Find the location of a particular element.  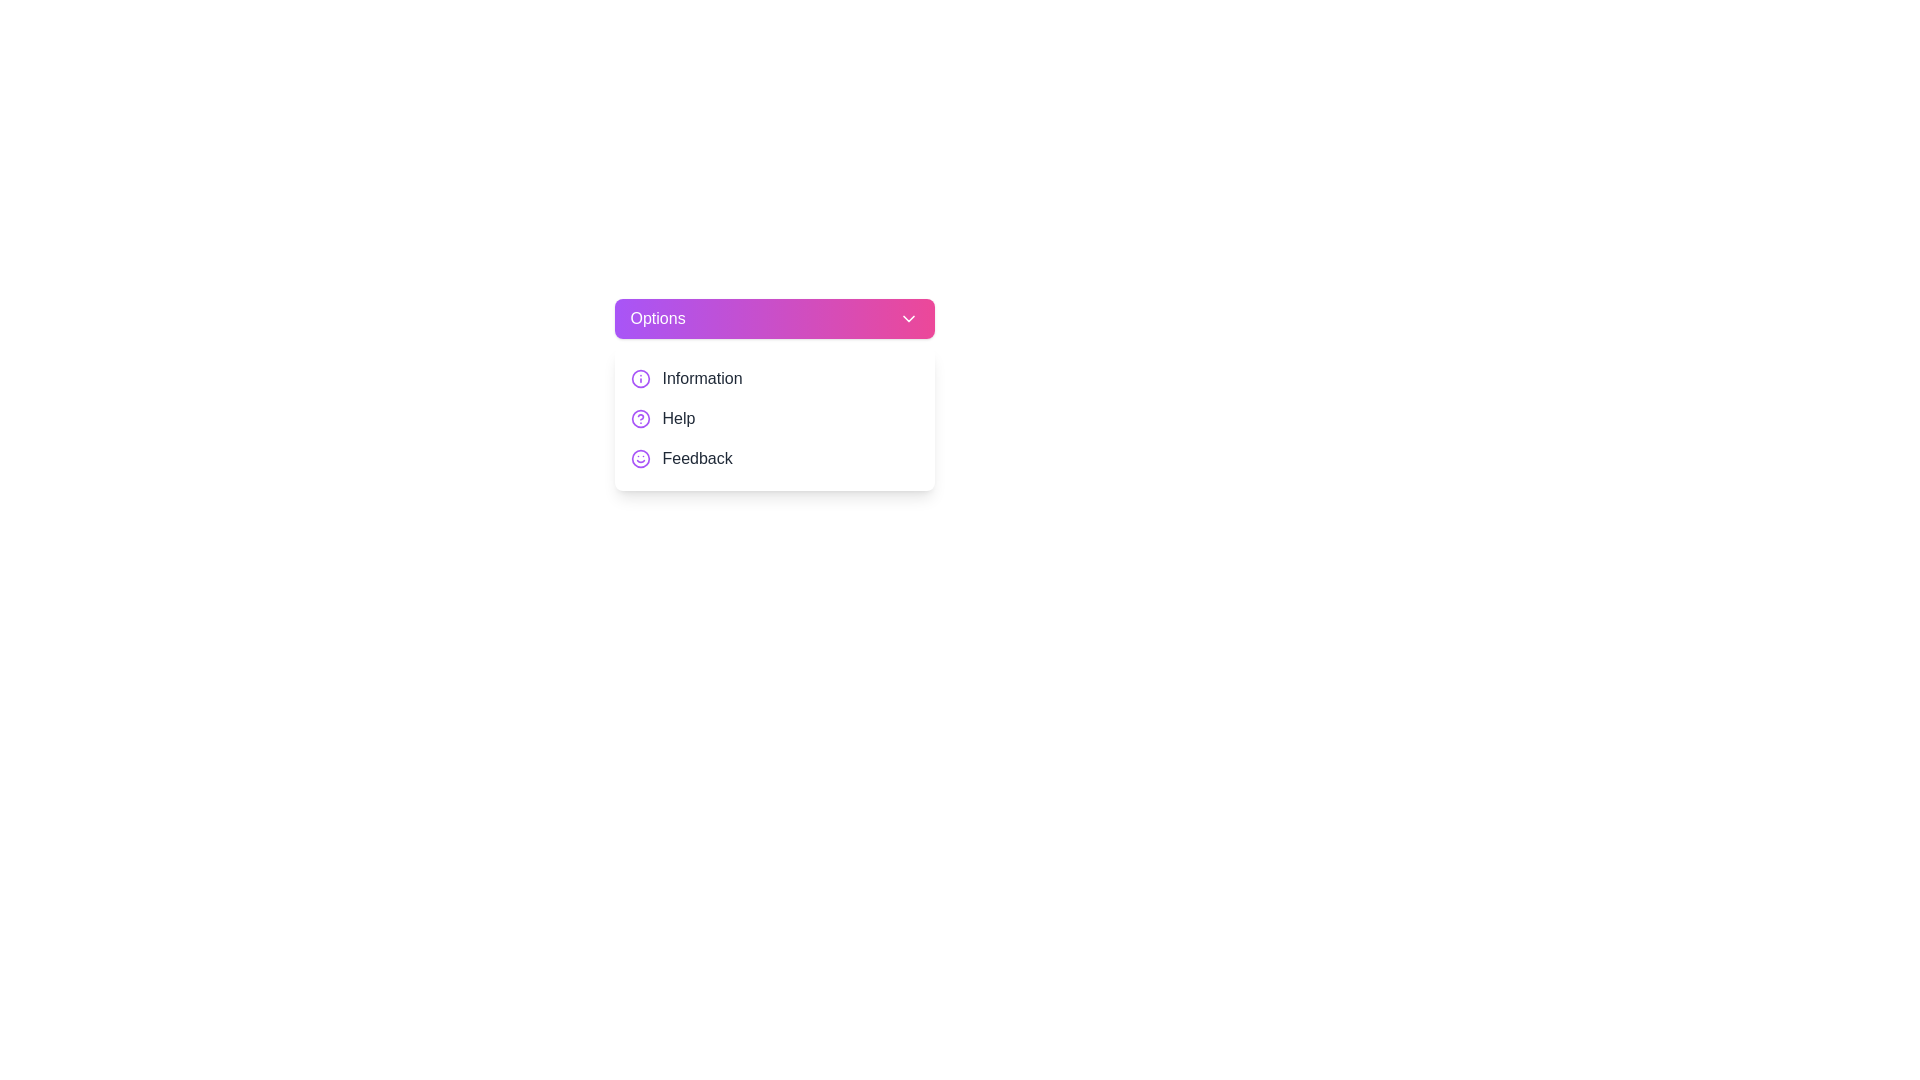

the dropdown menu is located at coordinates (773, 418).